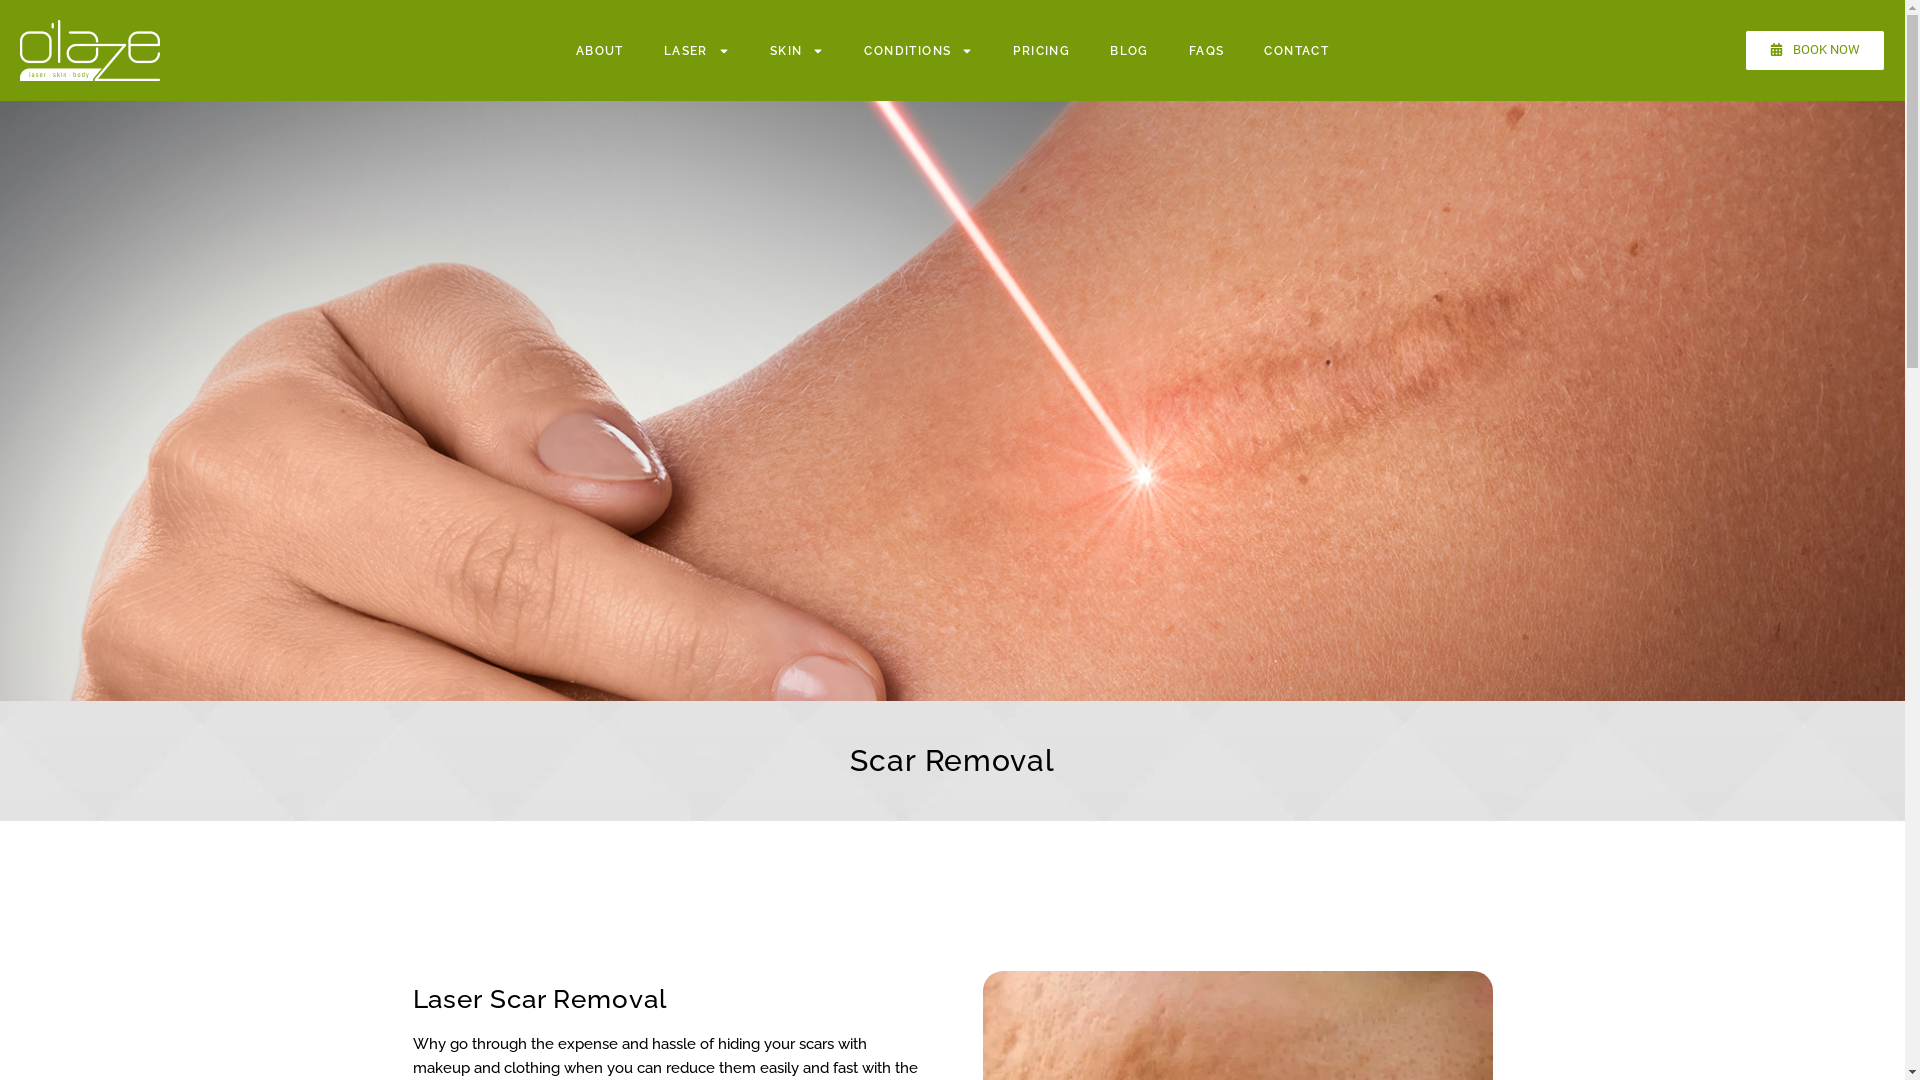  I want to click on 'ABOUT', so click(599, 49).